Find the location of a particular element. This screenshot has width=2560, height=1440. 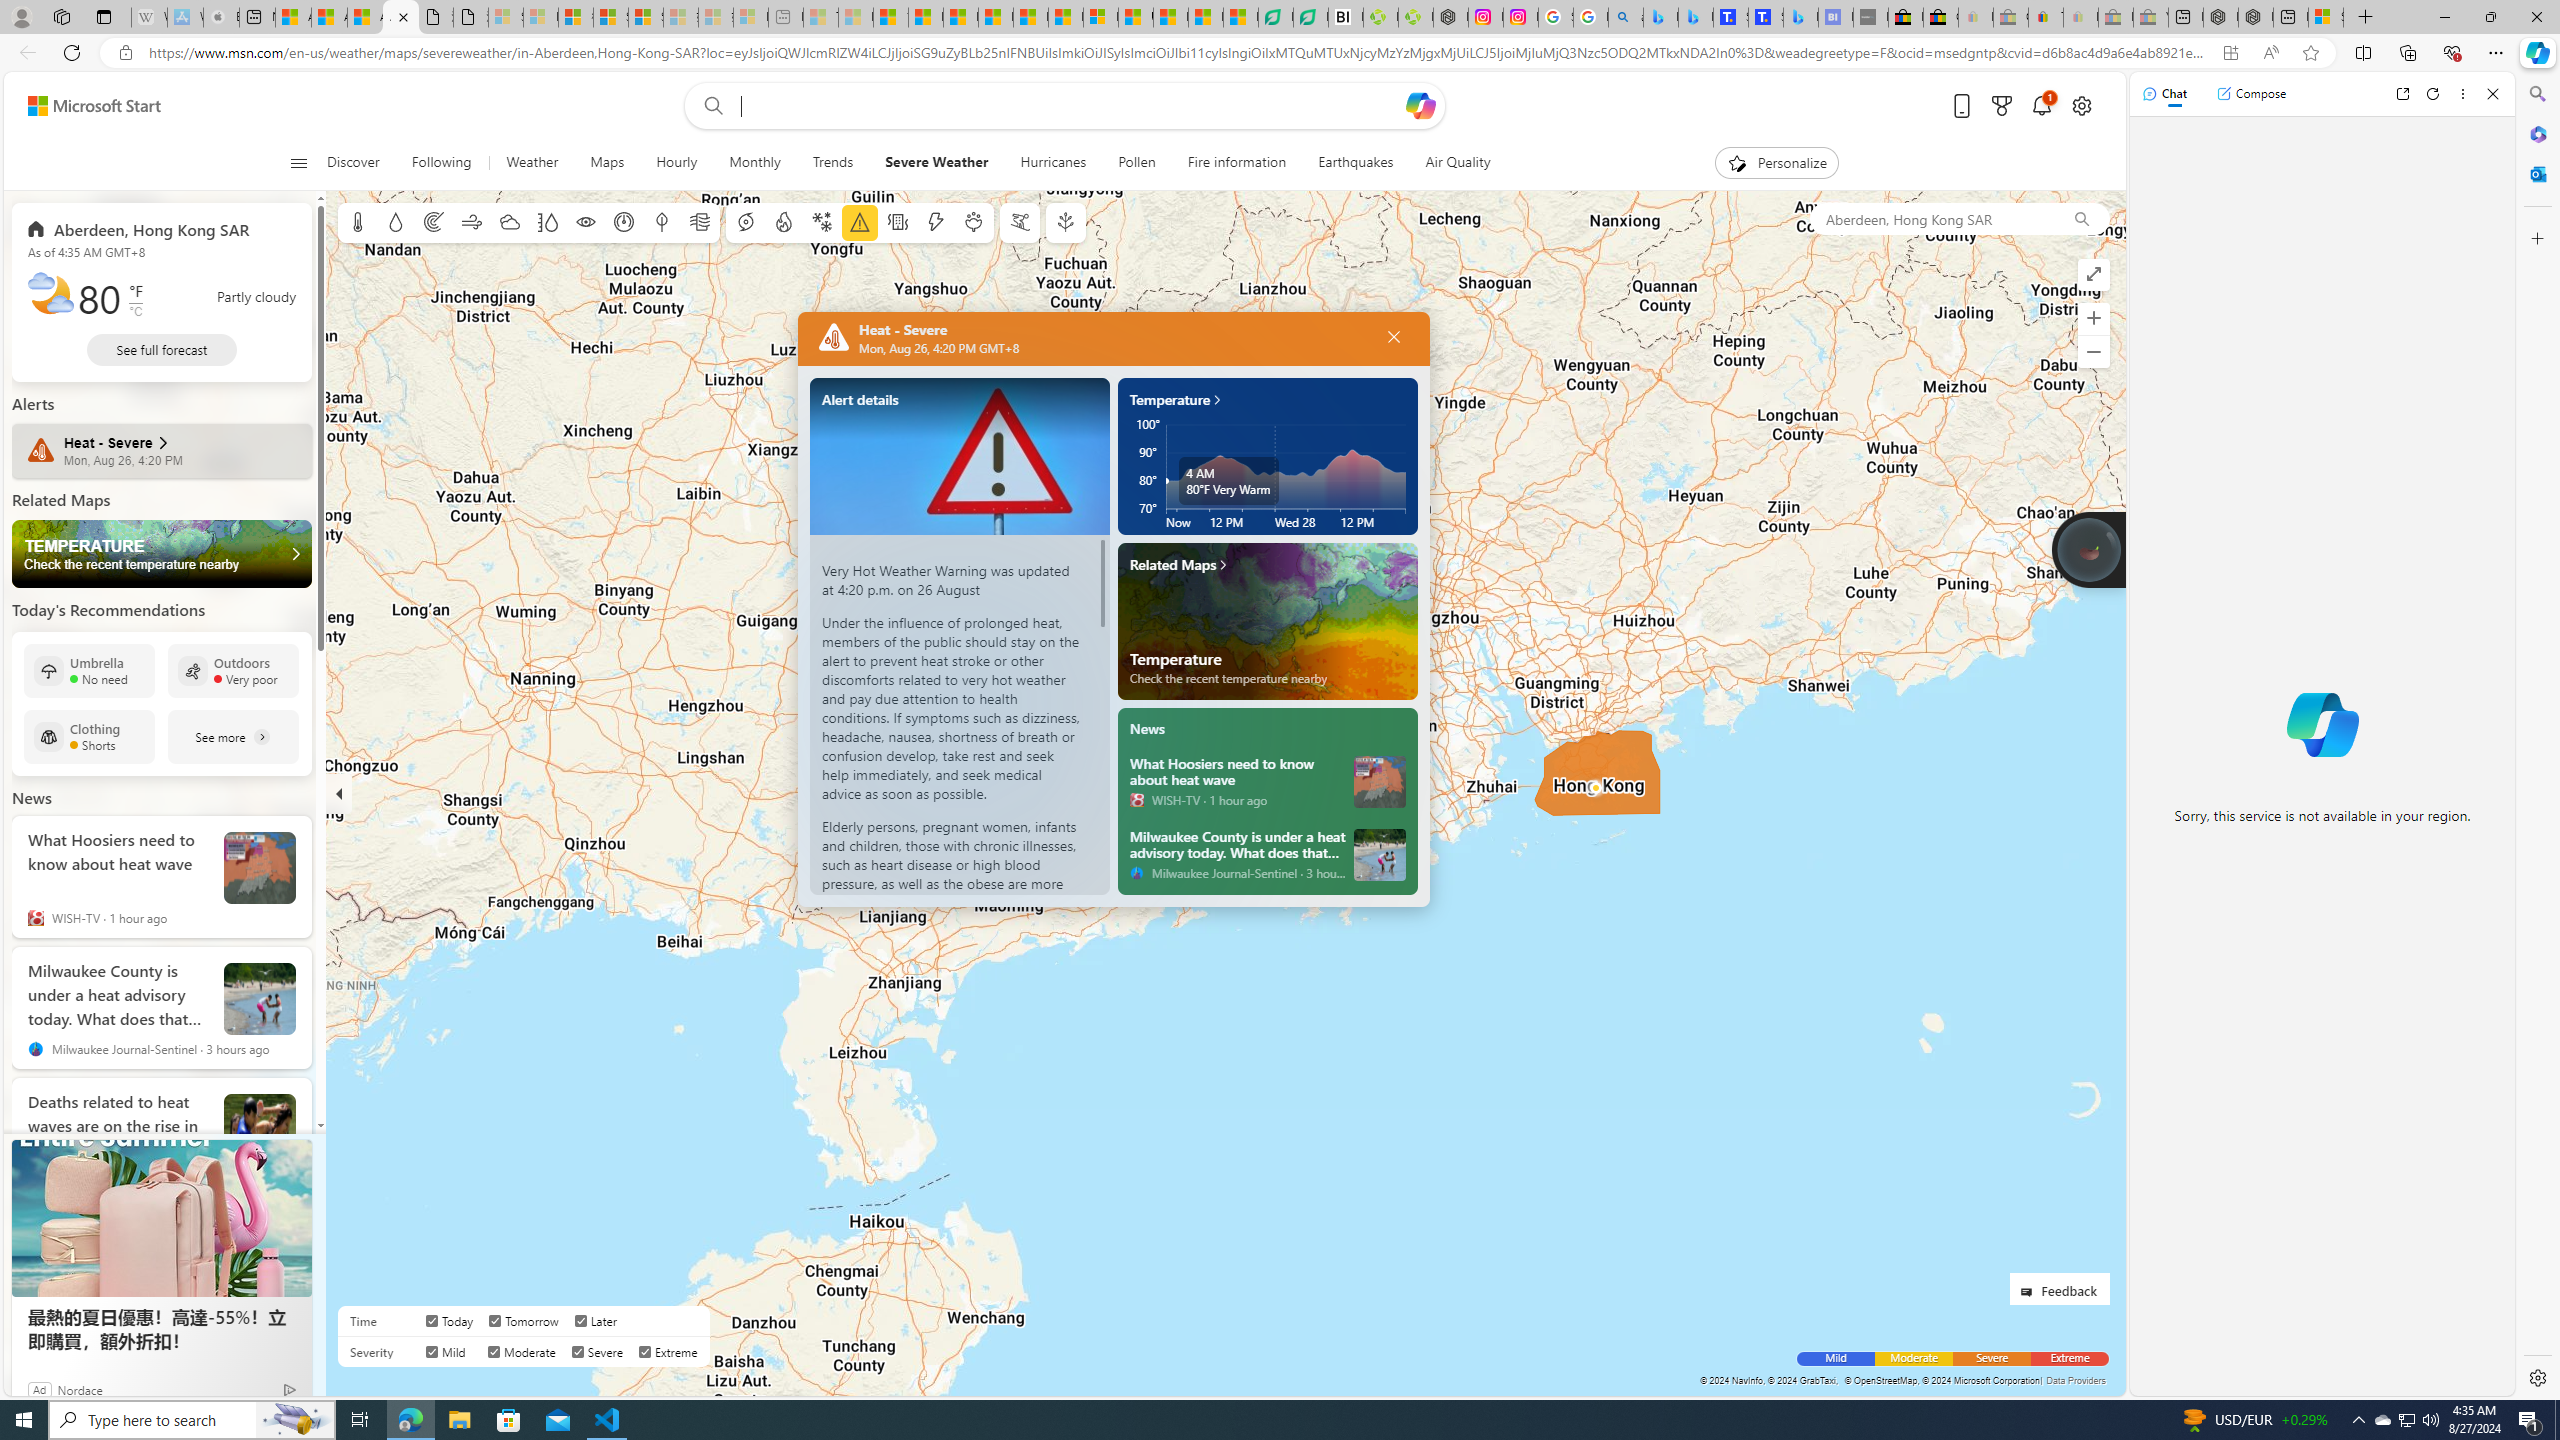

'Top Stories - MSN - Sleeping' is located at coordinates (820, 16).